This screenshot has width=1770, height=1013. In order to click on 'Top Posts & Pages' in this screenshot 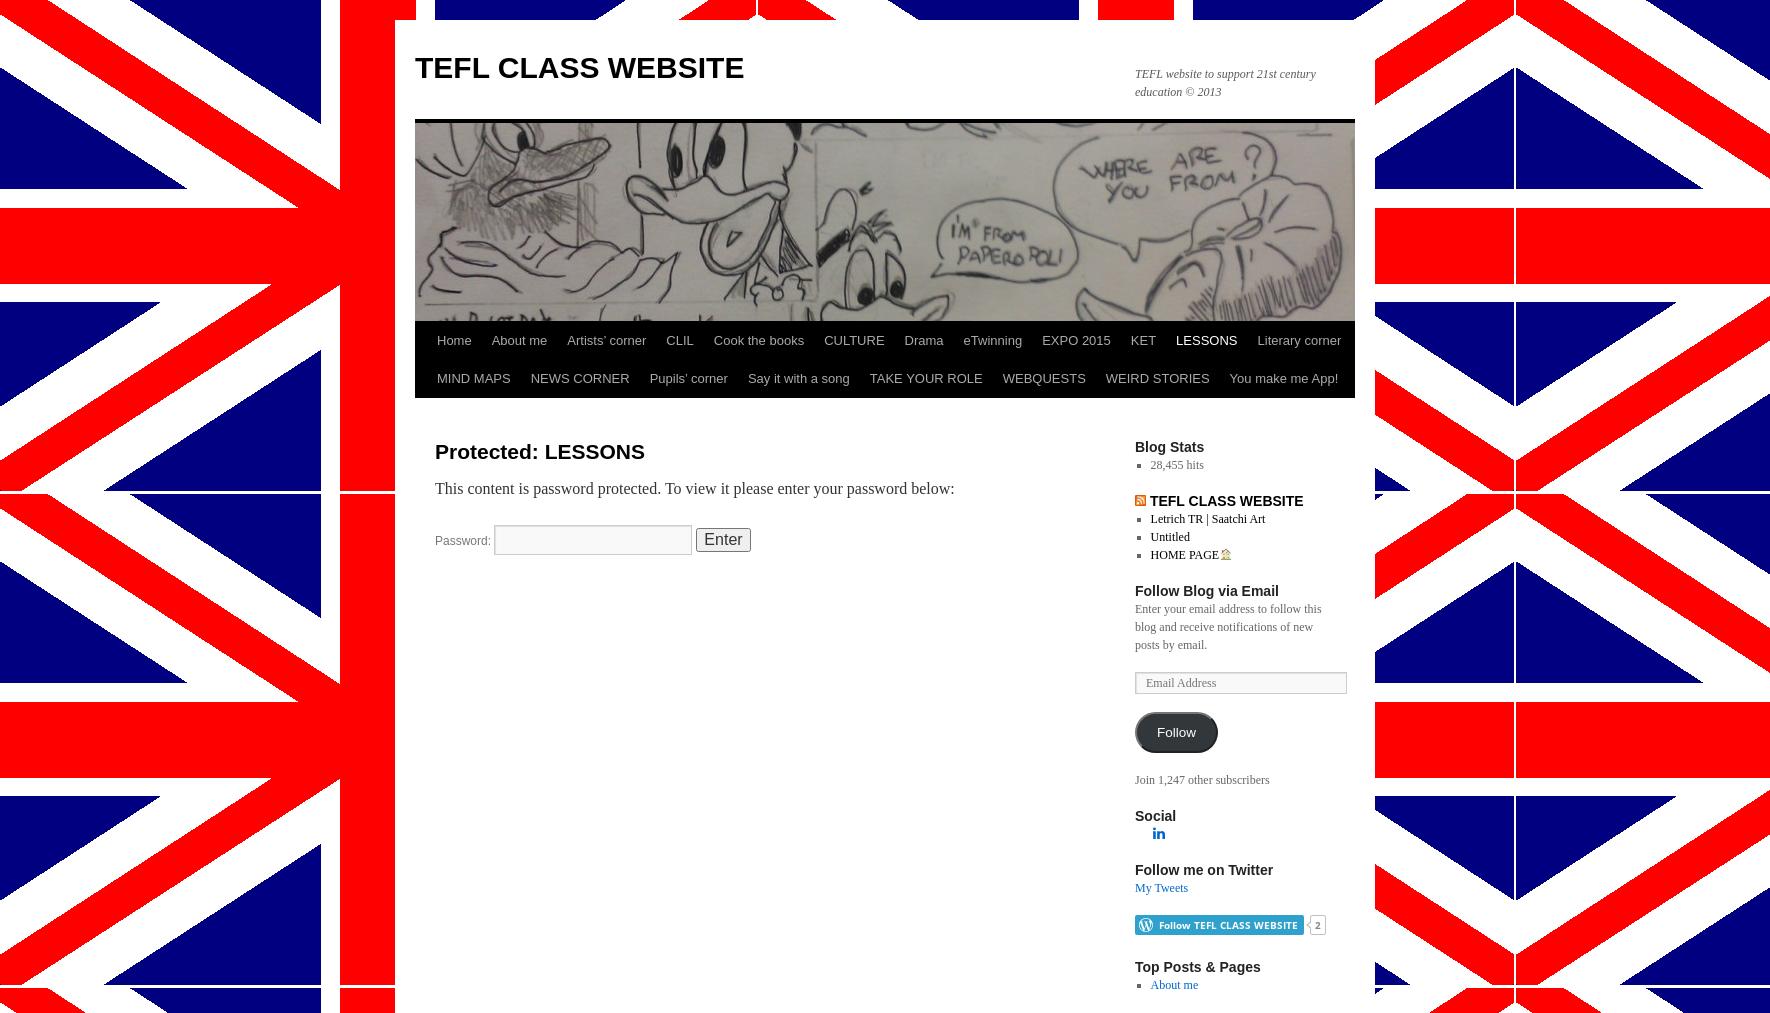, I will do `click(1134, 967)`.